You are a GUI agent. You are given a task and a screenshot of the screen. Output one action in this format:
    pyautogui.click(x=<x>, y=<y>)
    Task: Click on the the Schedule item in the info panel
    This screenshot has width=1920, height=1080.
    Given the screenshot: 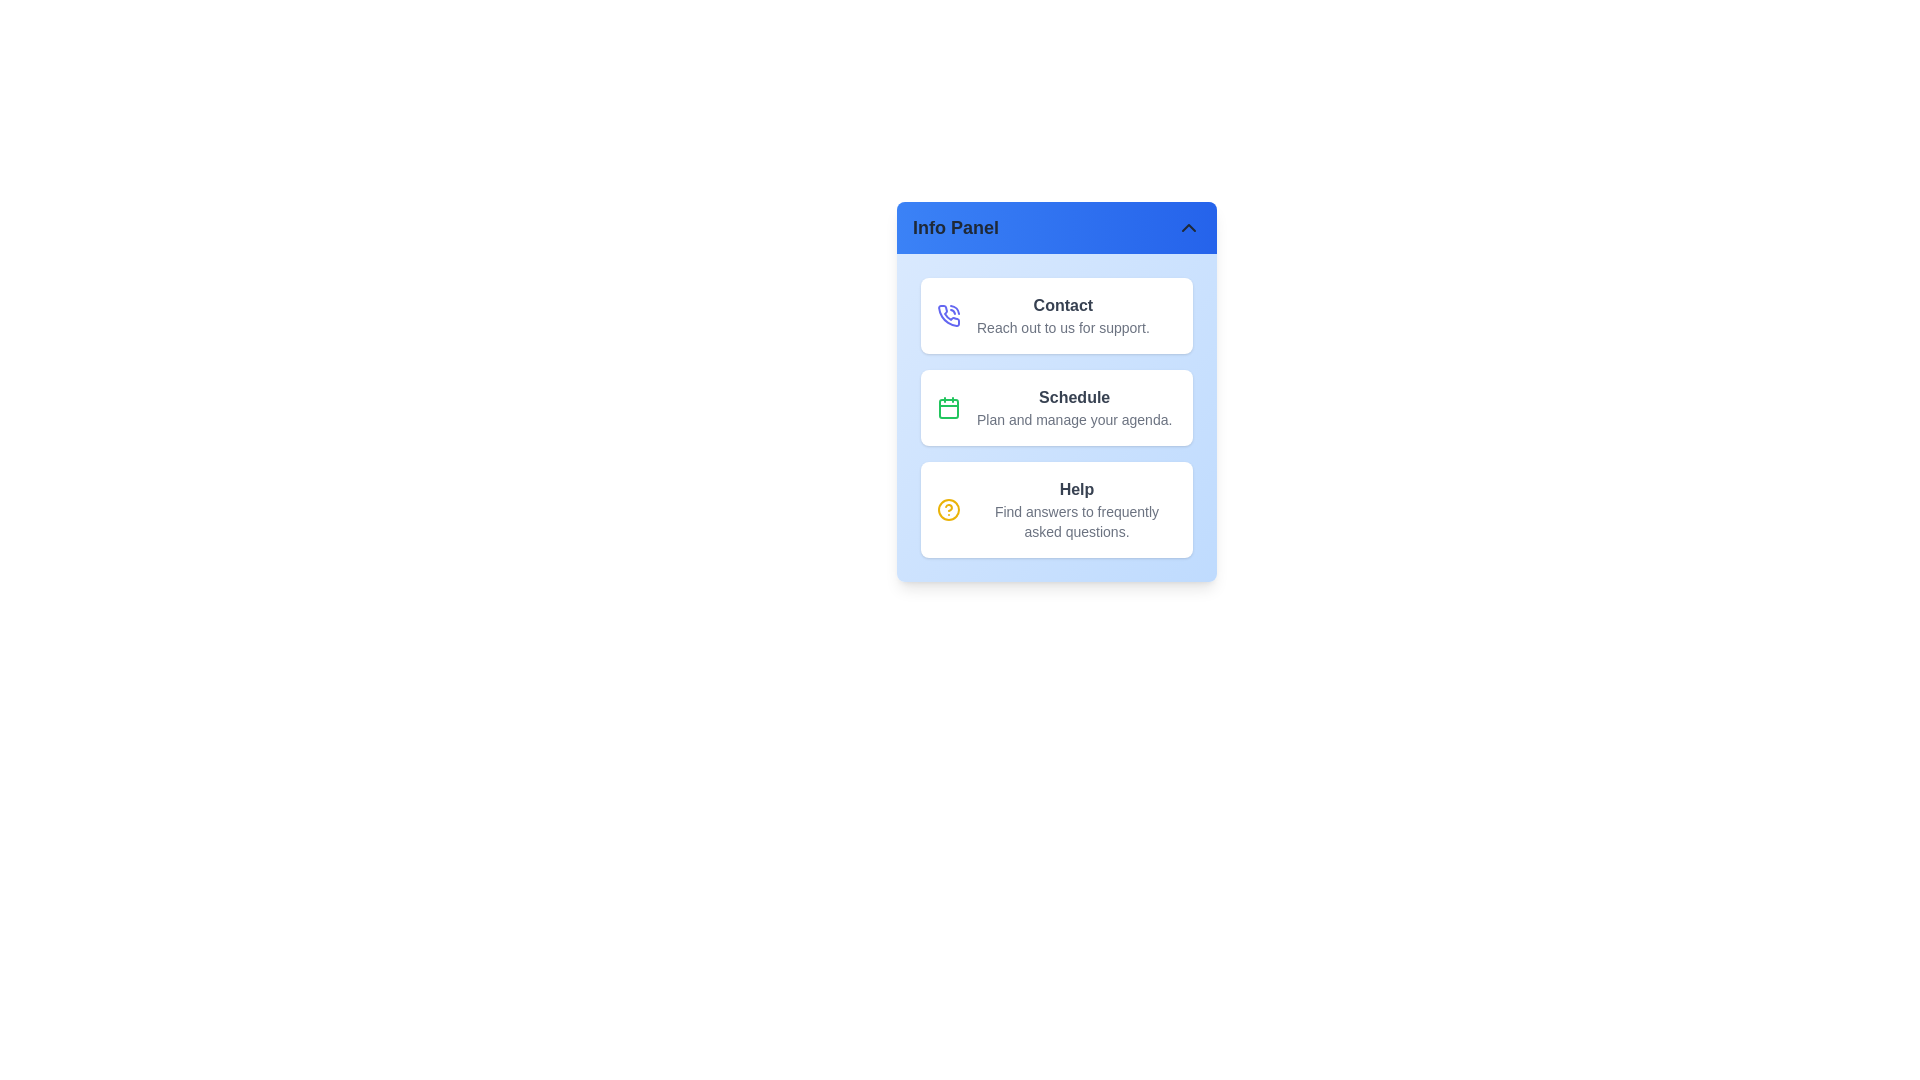 What is the action you would take?
    pyautogui.click(x=1055, y=407)
    